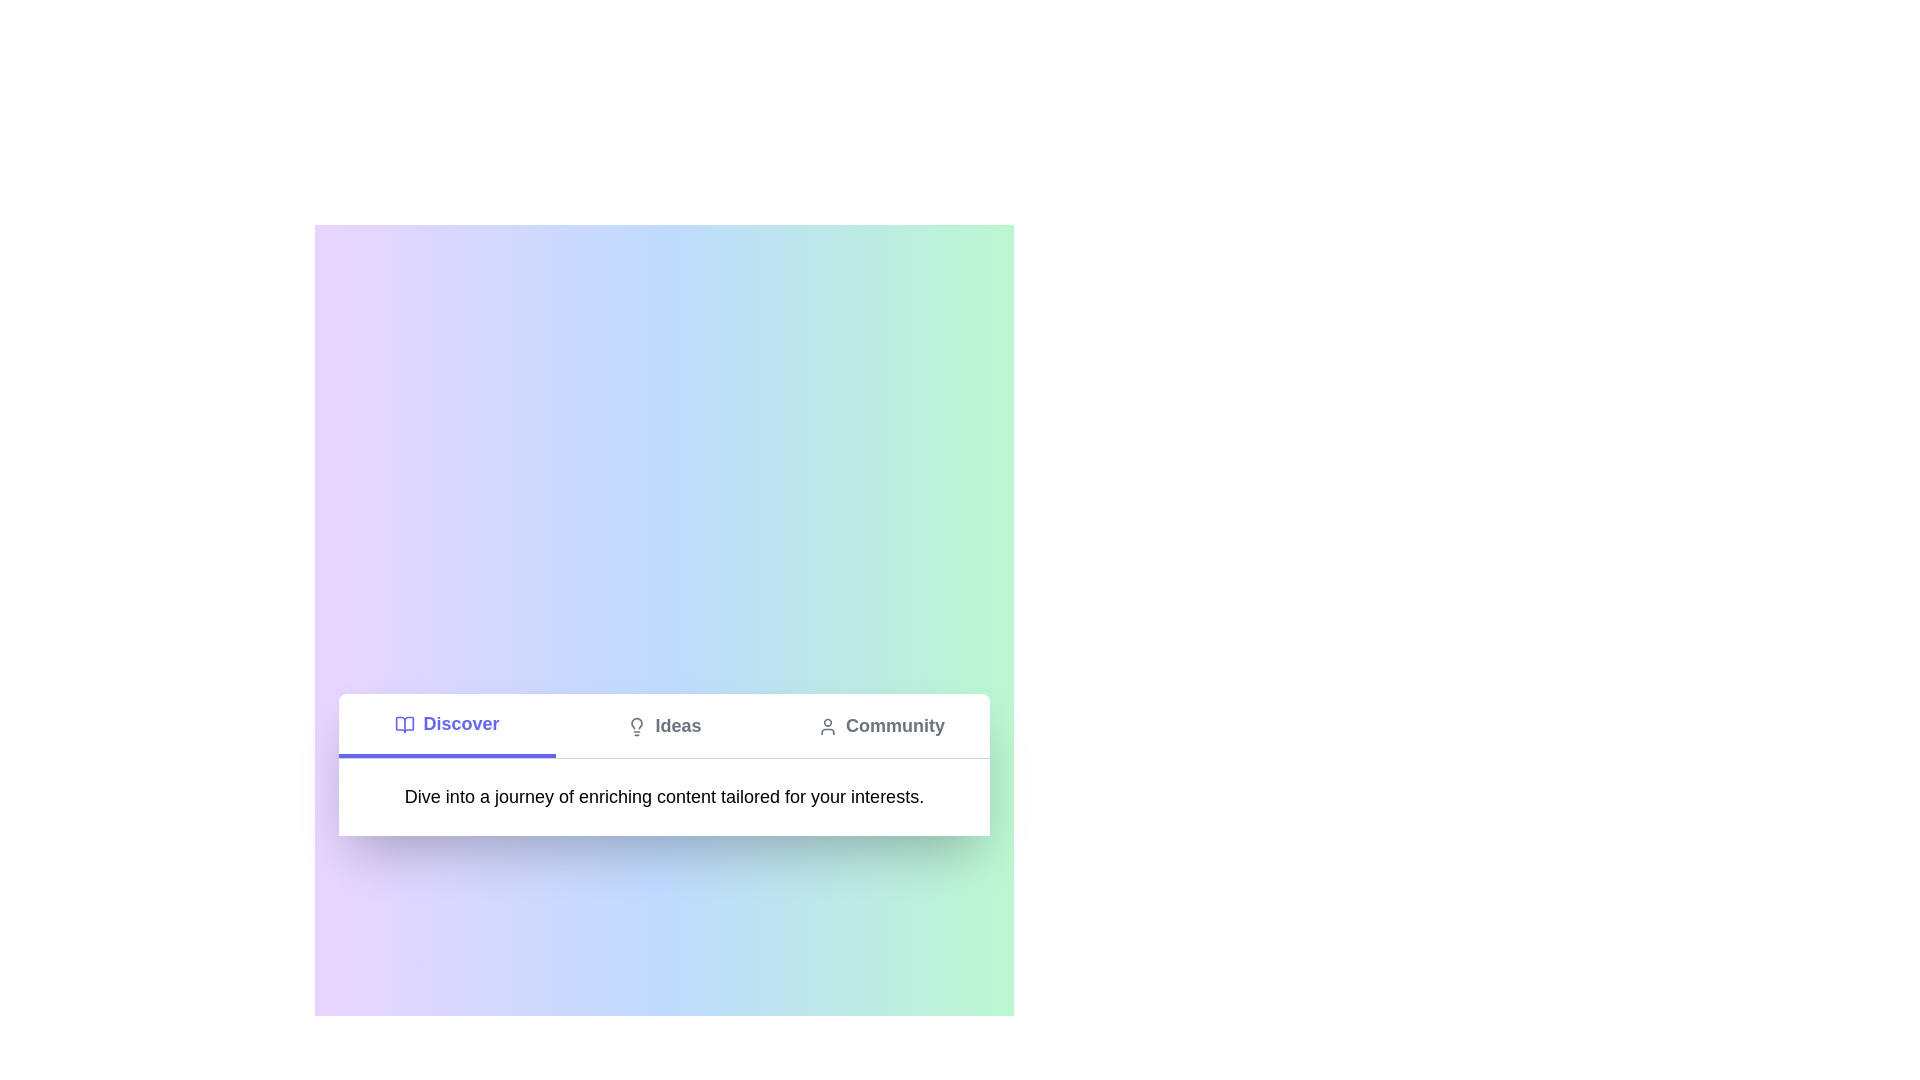  What do you see at coordinates (664, 725) in the screenshot?
I see `the Ideas tab in the InteractivePanel` at bounding box center [664, 725].